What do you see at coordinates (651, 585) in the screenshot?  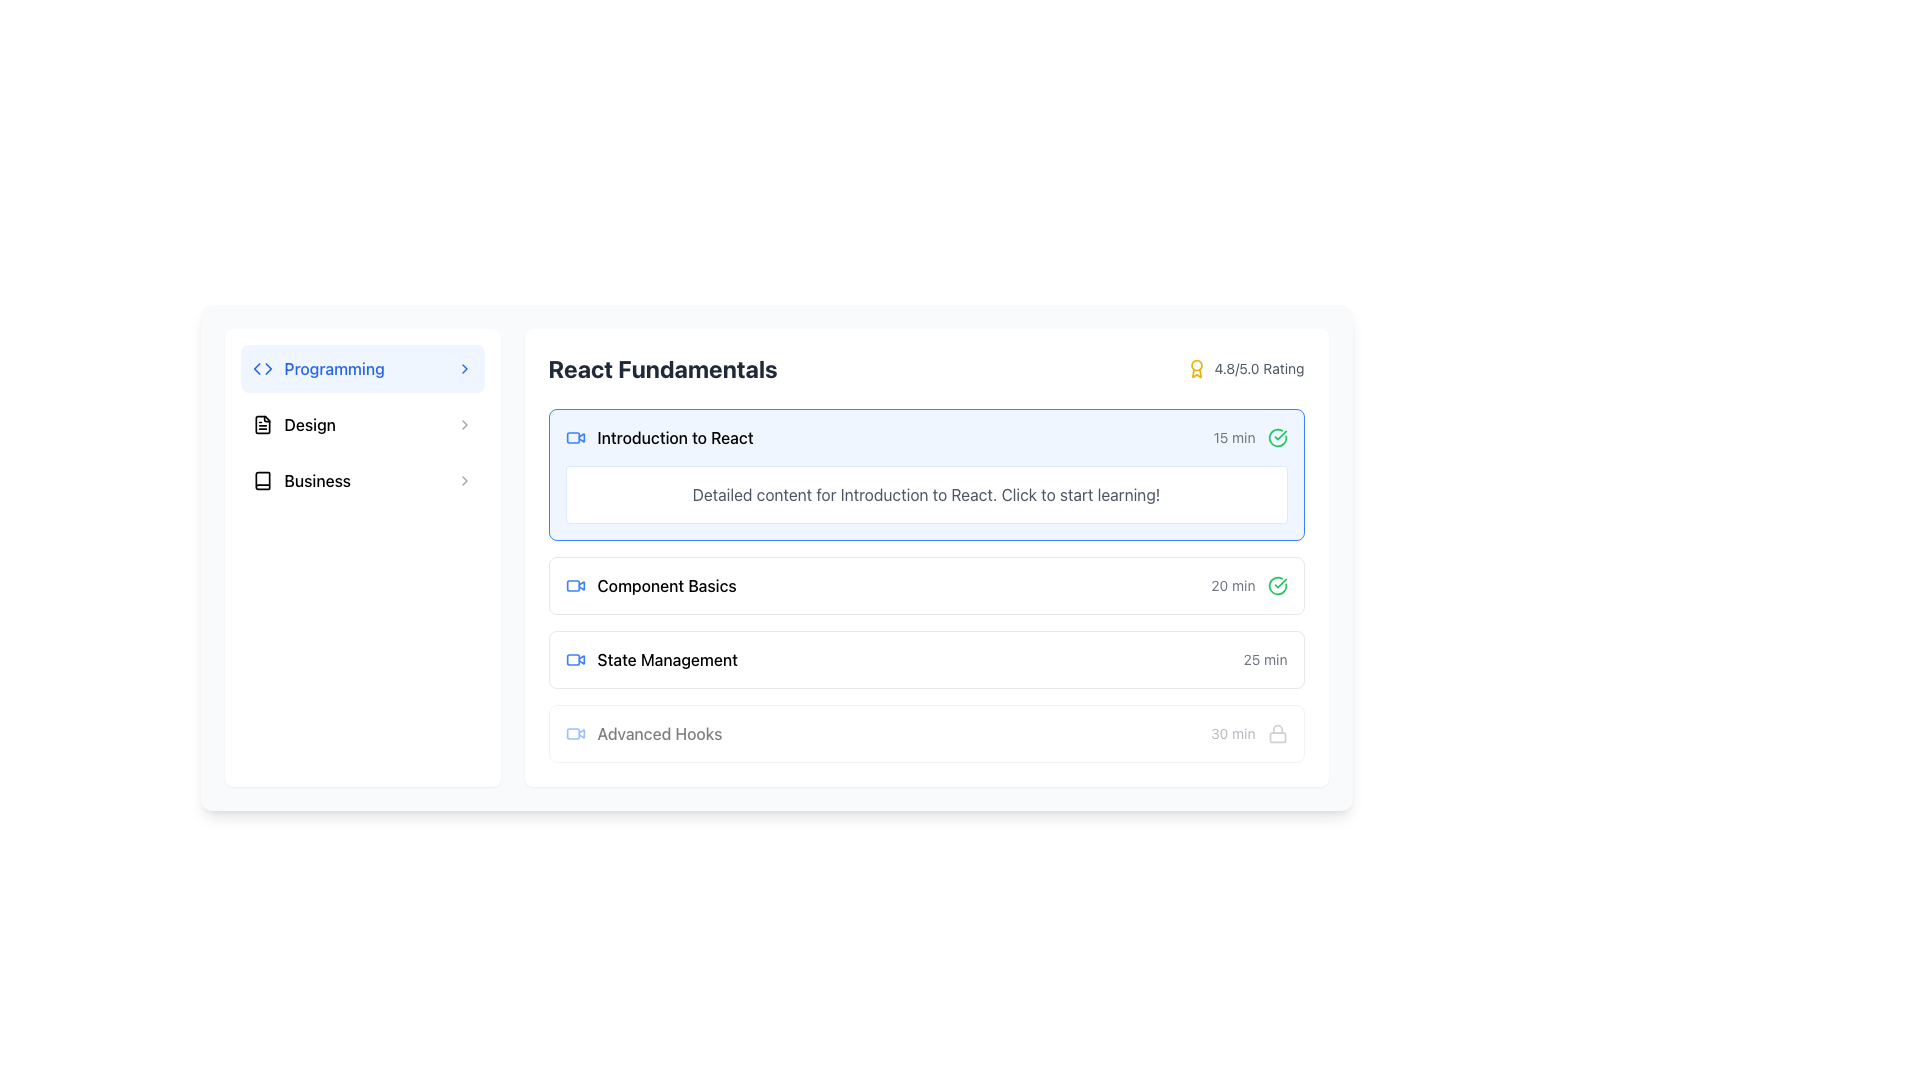 I see `the 'Component Basics' list item which has a blue video icon` at bounding box center [651, 585].